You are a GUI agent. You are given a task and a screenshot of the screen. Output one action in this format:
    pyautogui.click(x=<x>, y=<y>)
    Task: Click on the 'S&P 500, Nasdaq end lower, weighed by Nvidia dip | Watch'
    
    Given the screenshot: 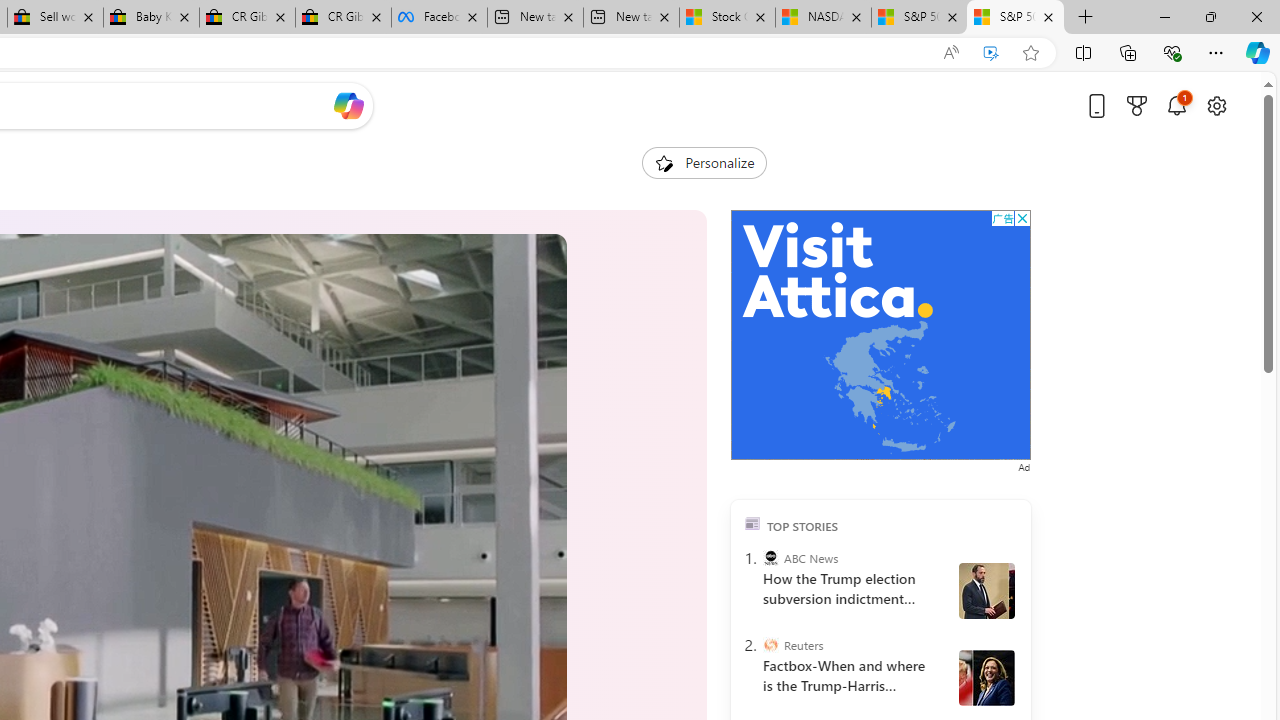 What is the action you would take?
    pyautogui.click(x=1015, y=17)
    